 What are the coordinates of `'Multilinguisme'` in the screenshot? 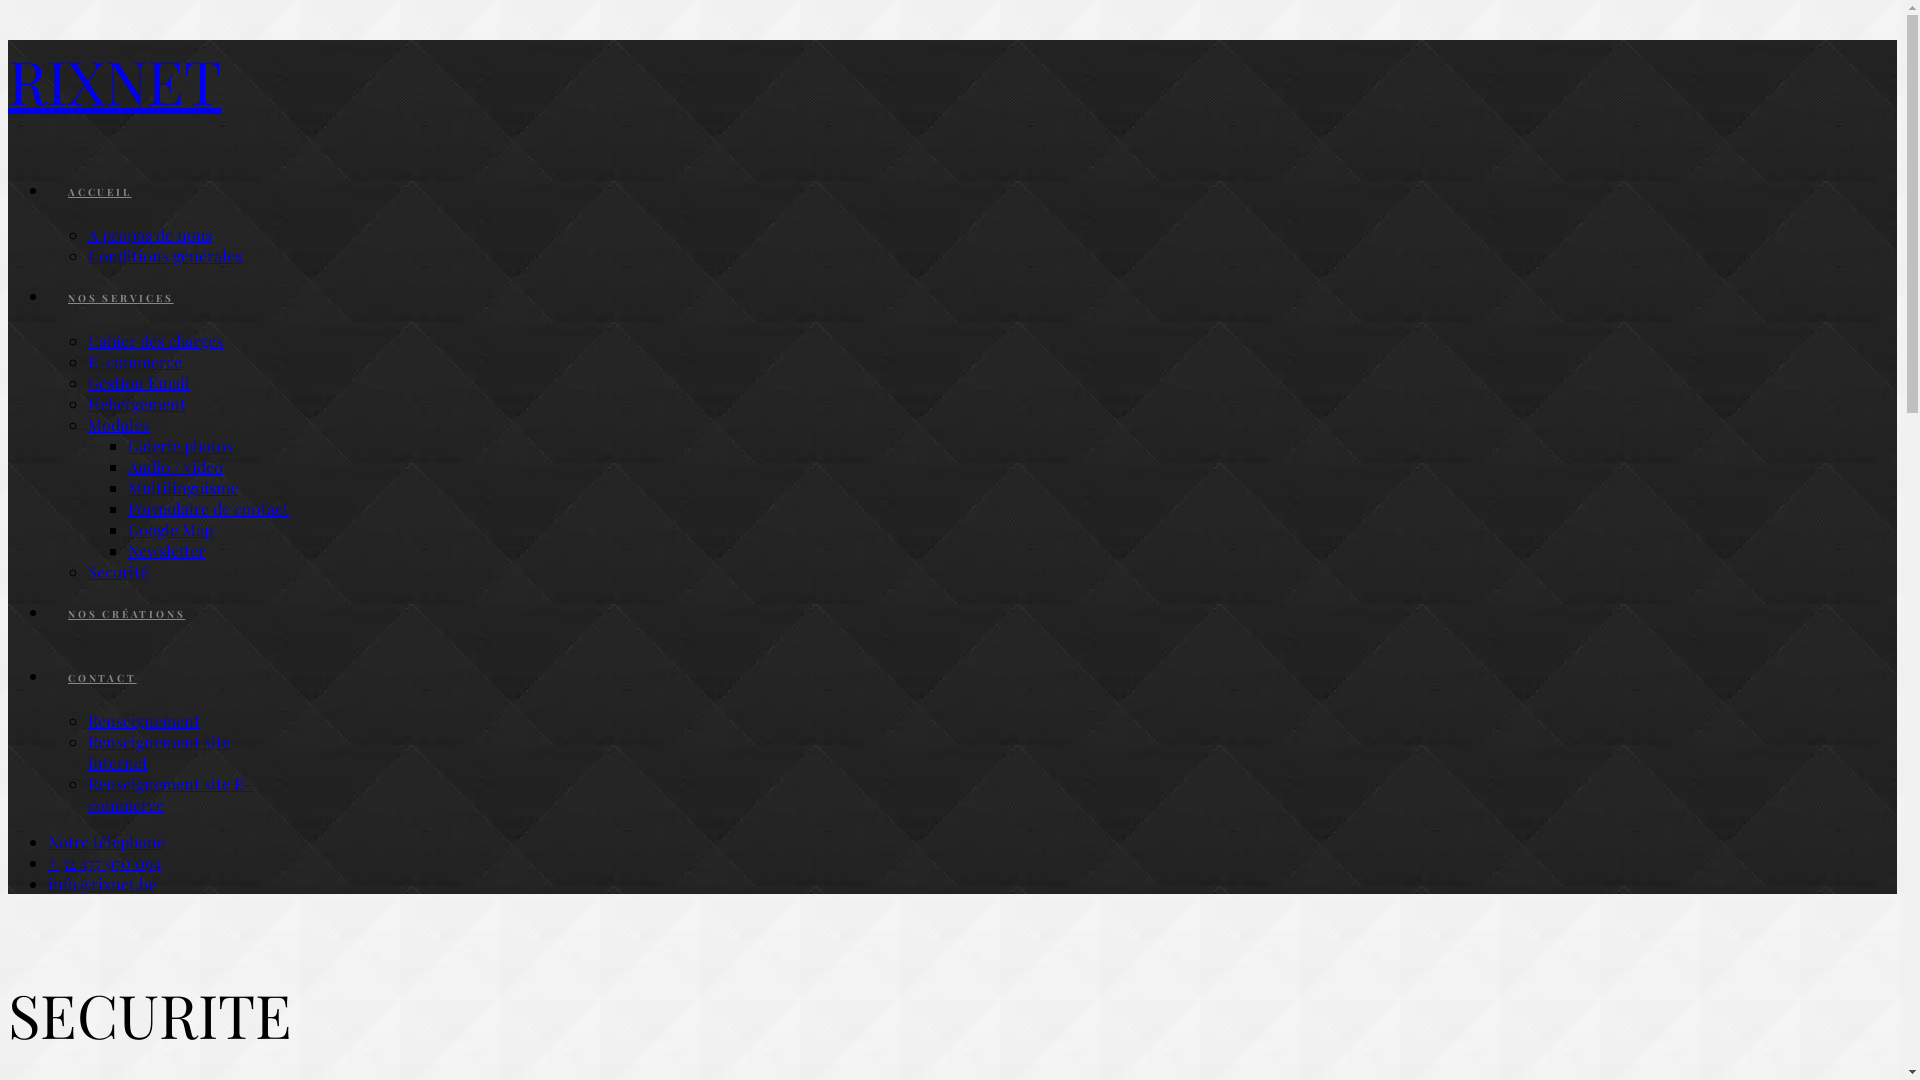 It's located at (182, 487).